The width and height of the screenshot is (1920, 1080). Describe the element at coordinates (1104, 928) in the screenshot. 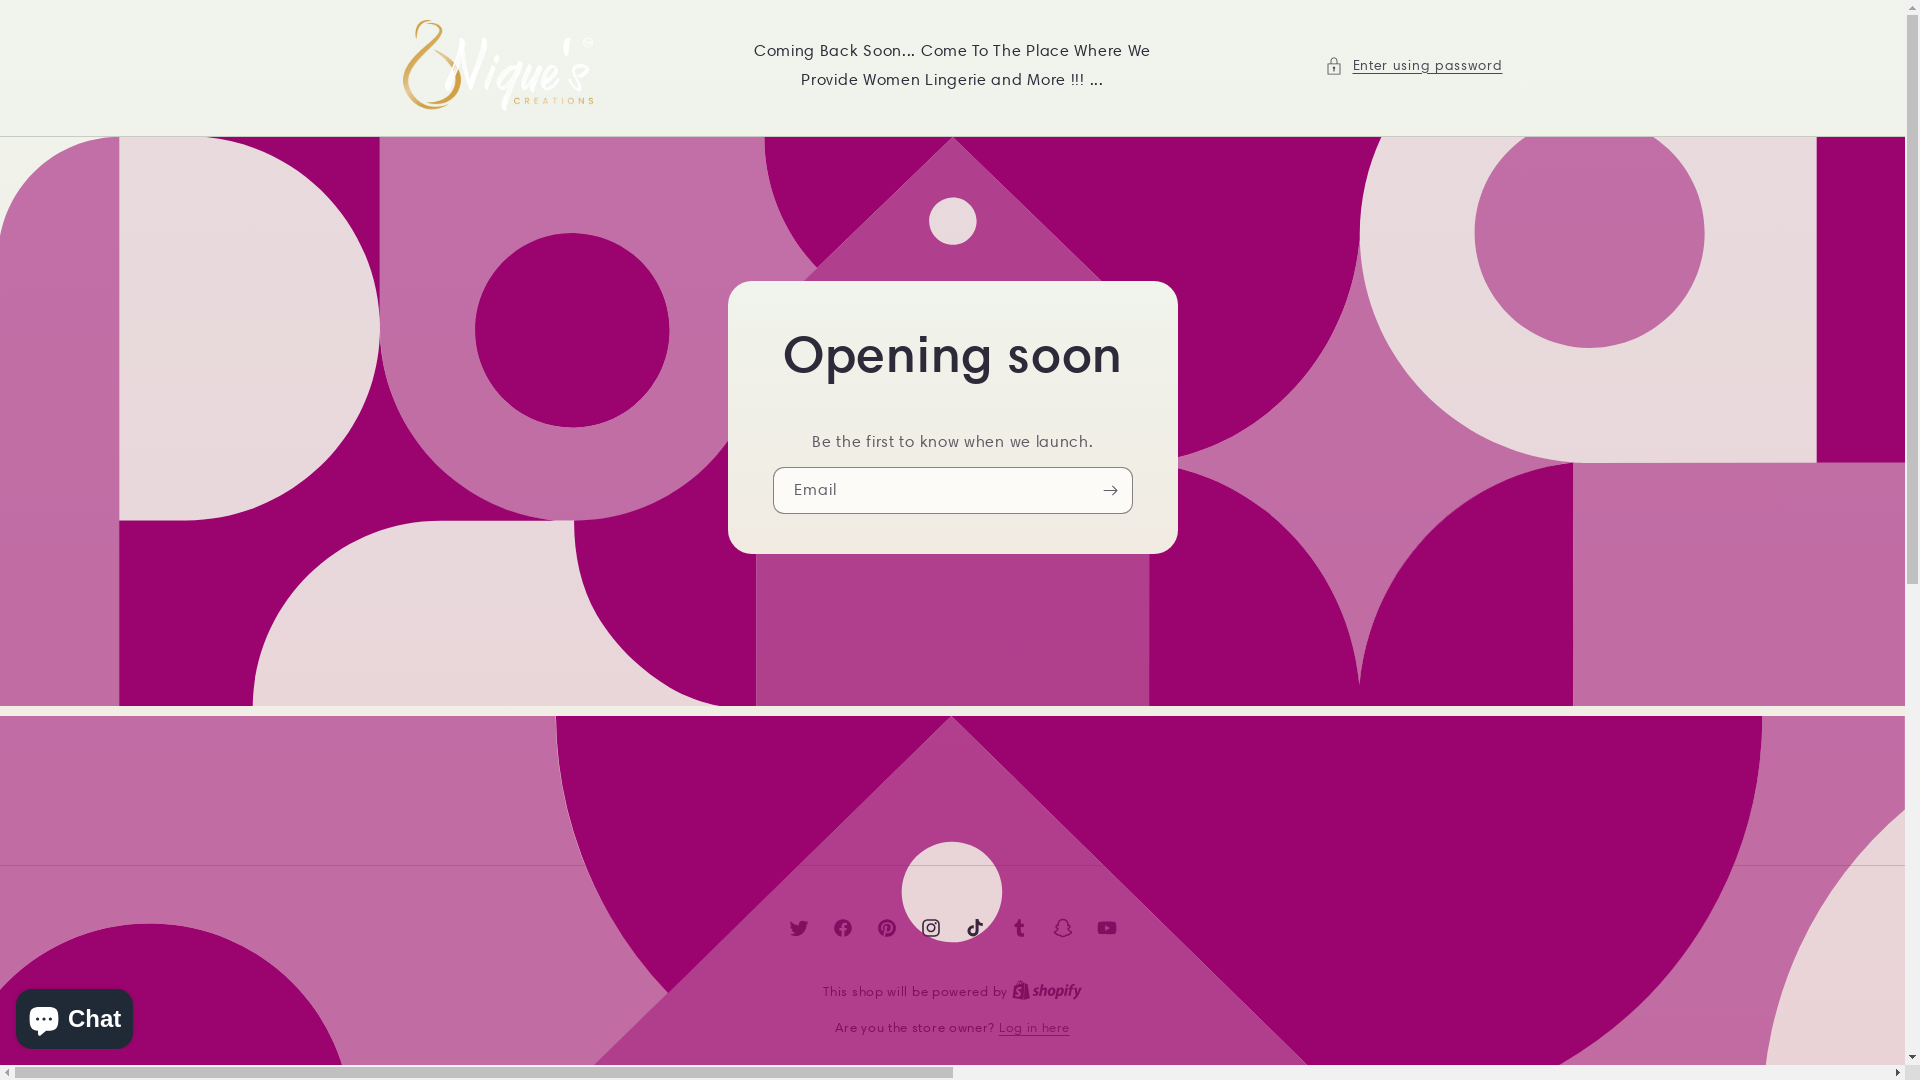

I see `'YouTube'` at that location.